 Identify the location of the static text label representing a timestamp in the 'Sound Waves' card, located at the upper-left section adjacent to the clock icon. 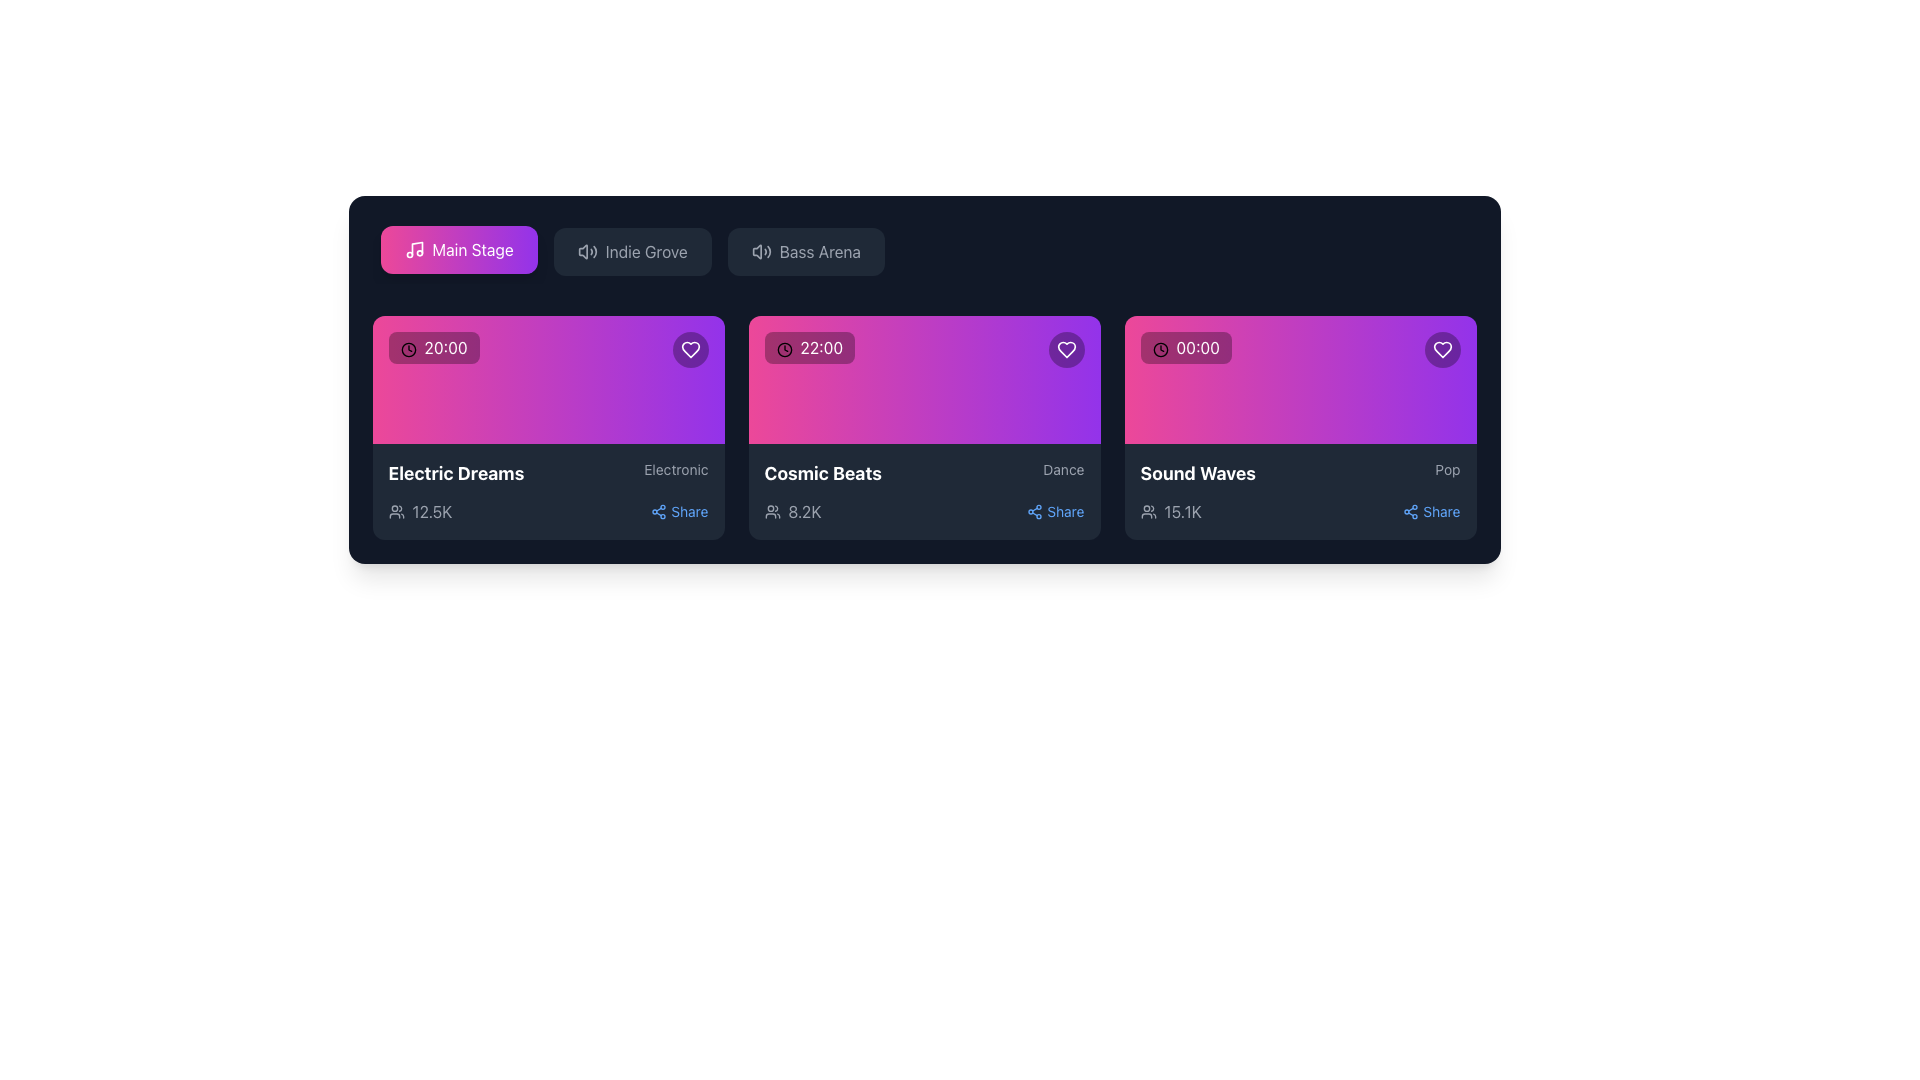
(1198, 346).